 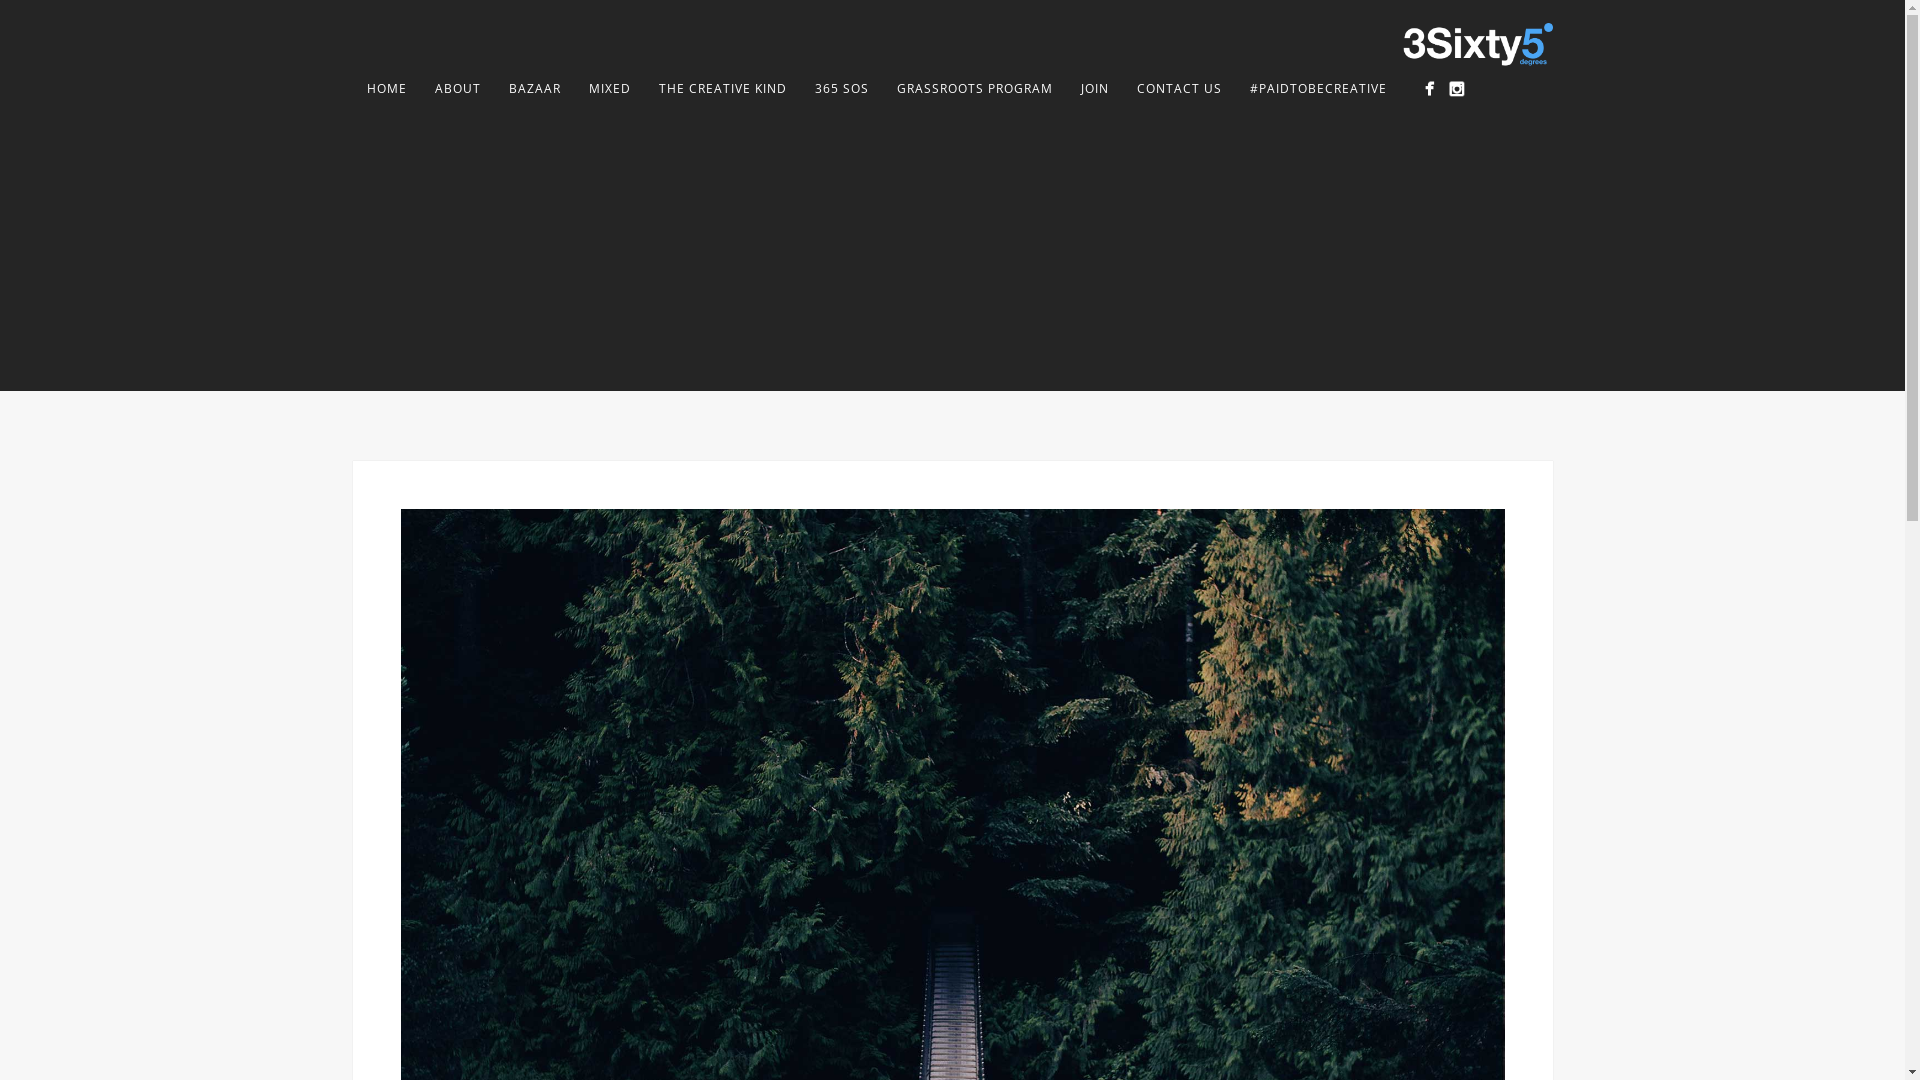 What do you see at coordinates (1235, 87) in the screenshot?
I see `'#PAIDTOBECREATIVE'` at bounding box center [1235, 87].